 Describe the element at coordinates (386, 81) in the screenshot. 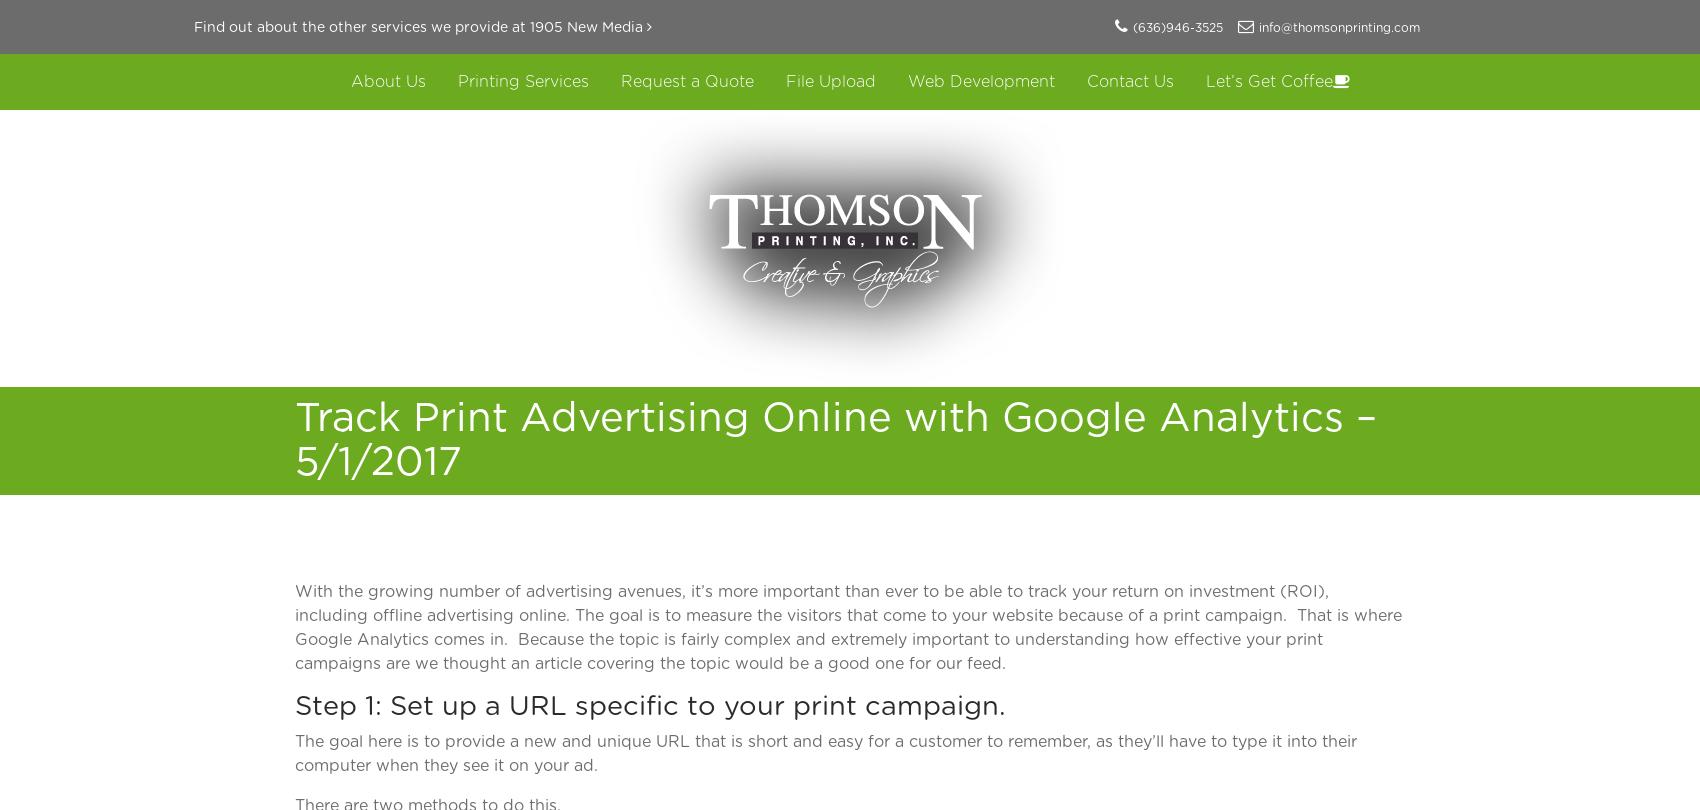

I see `'About Us'` at that location.